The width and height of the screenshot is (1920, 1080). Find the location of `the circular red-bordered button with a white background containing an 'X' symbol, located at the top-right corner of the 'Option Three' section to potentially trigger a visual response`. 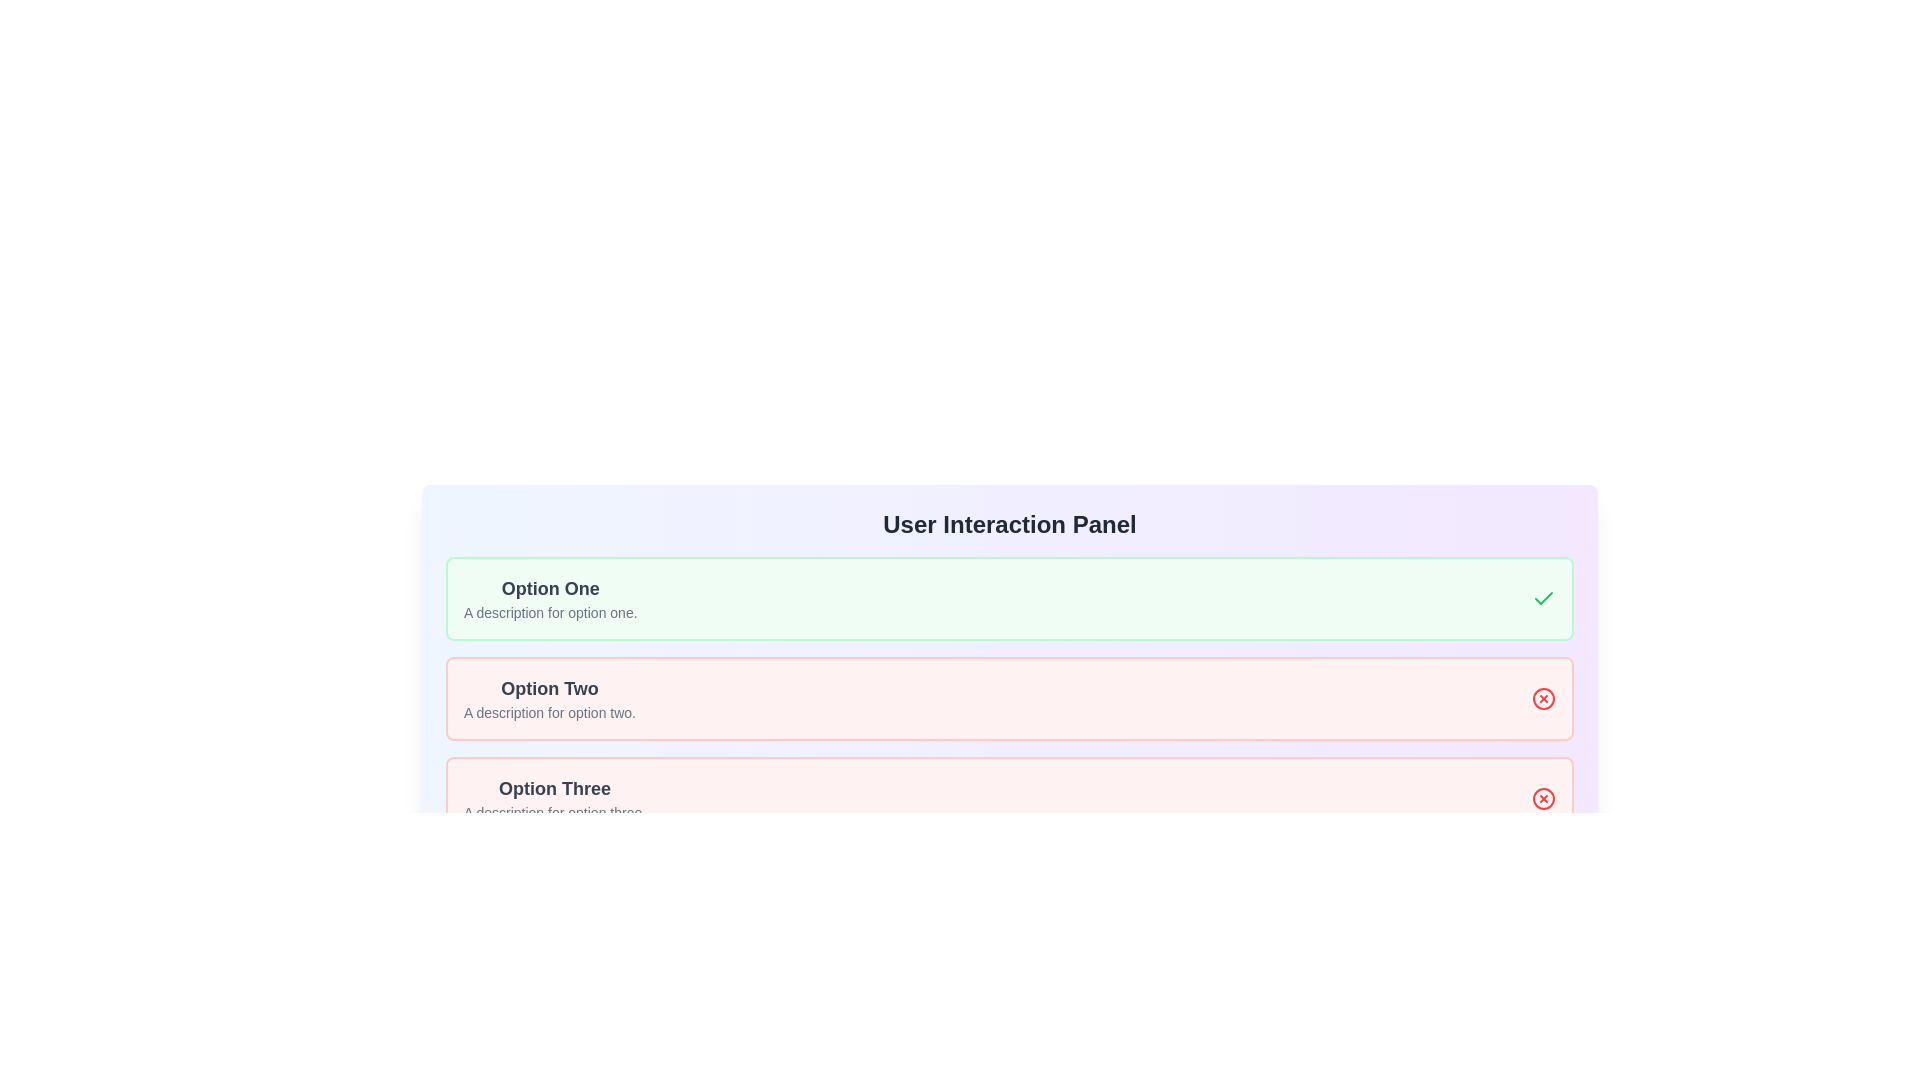

the circular red-bordered button with a white background containing an 'X' symbol, located at the top-right corner of the 'Option Three' section to potentially trigger a visual response is located at coordinates (1543, 797).